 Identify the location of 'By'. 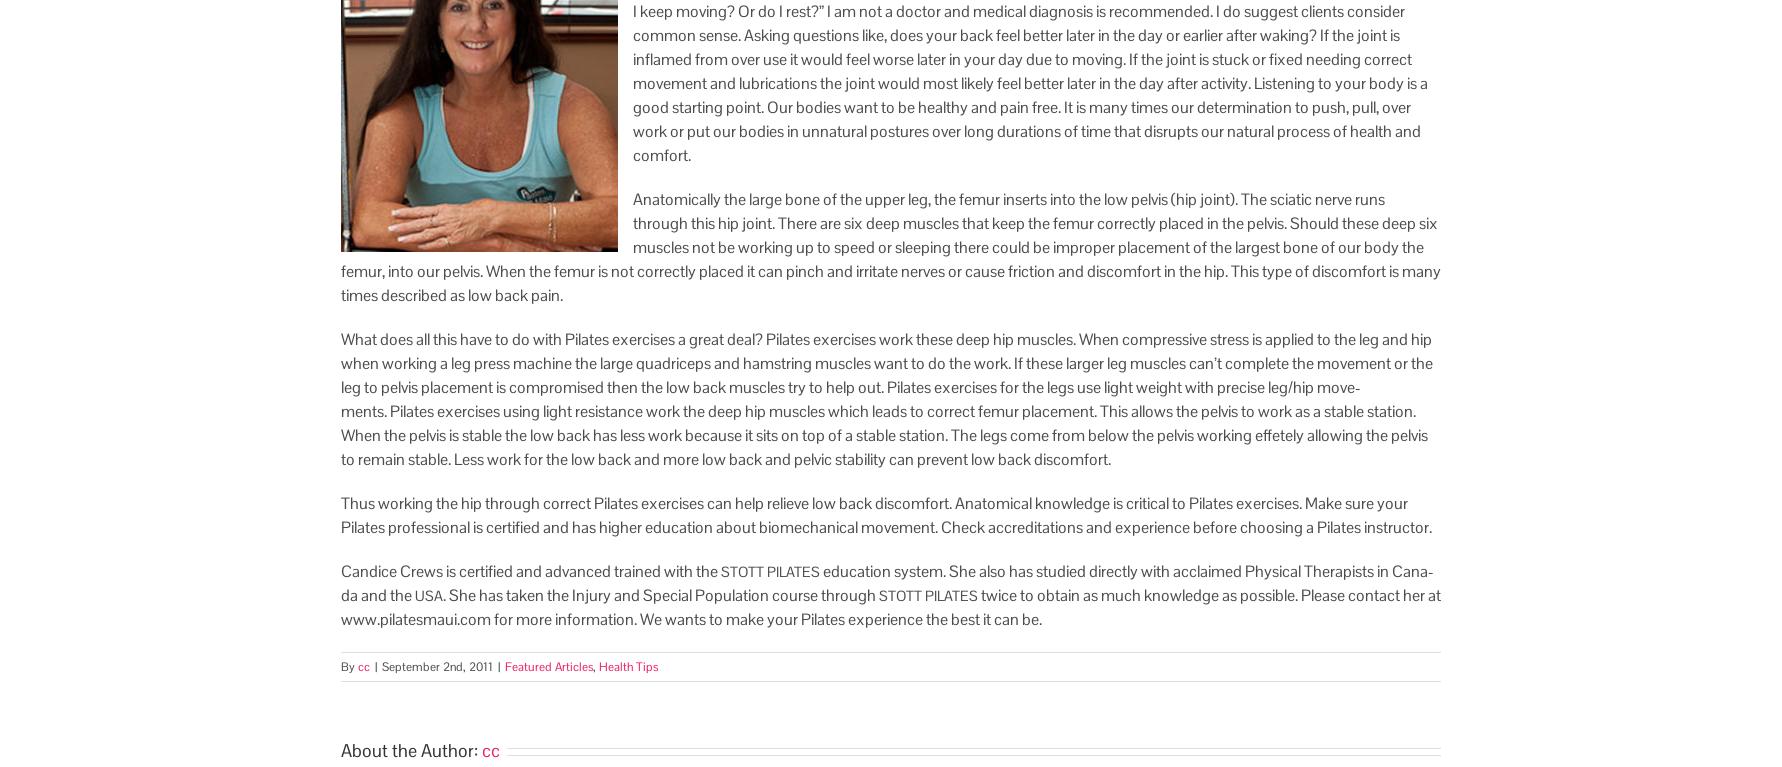
(348, 666).